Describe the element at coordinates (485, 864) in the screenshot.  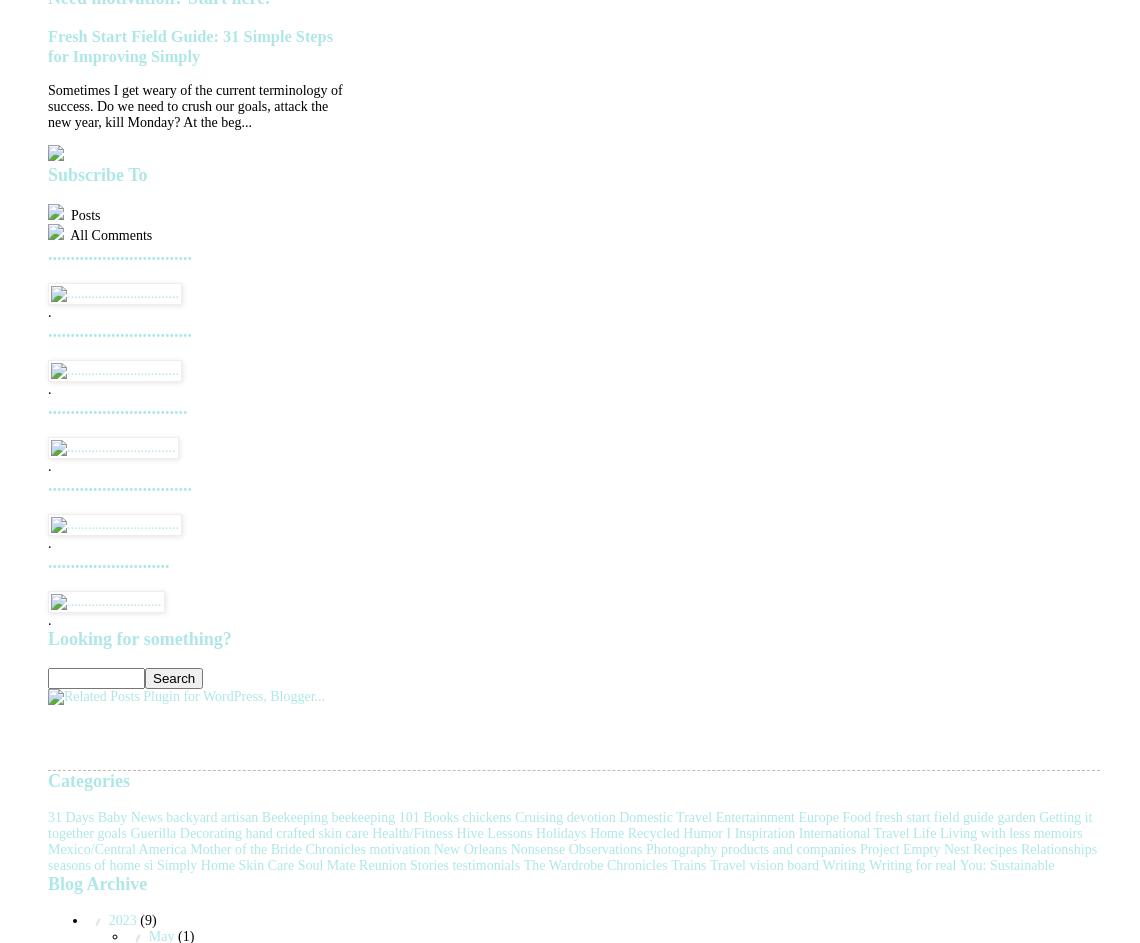
I see `'testimonials'` at that location.